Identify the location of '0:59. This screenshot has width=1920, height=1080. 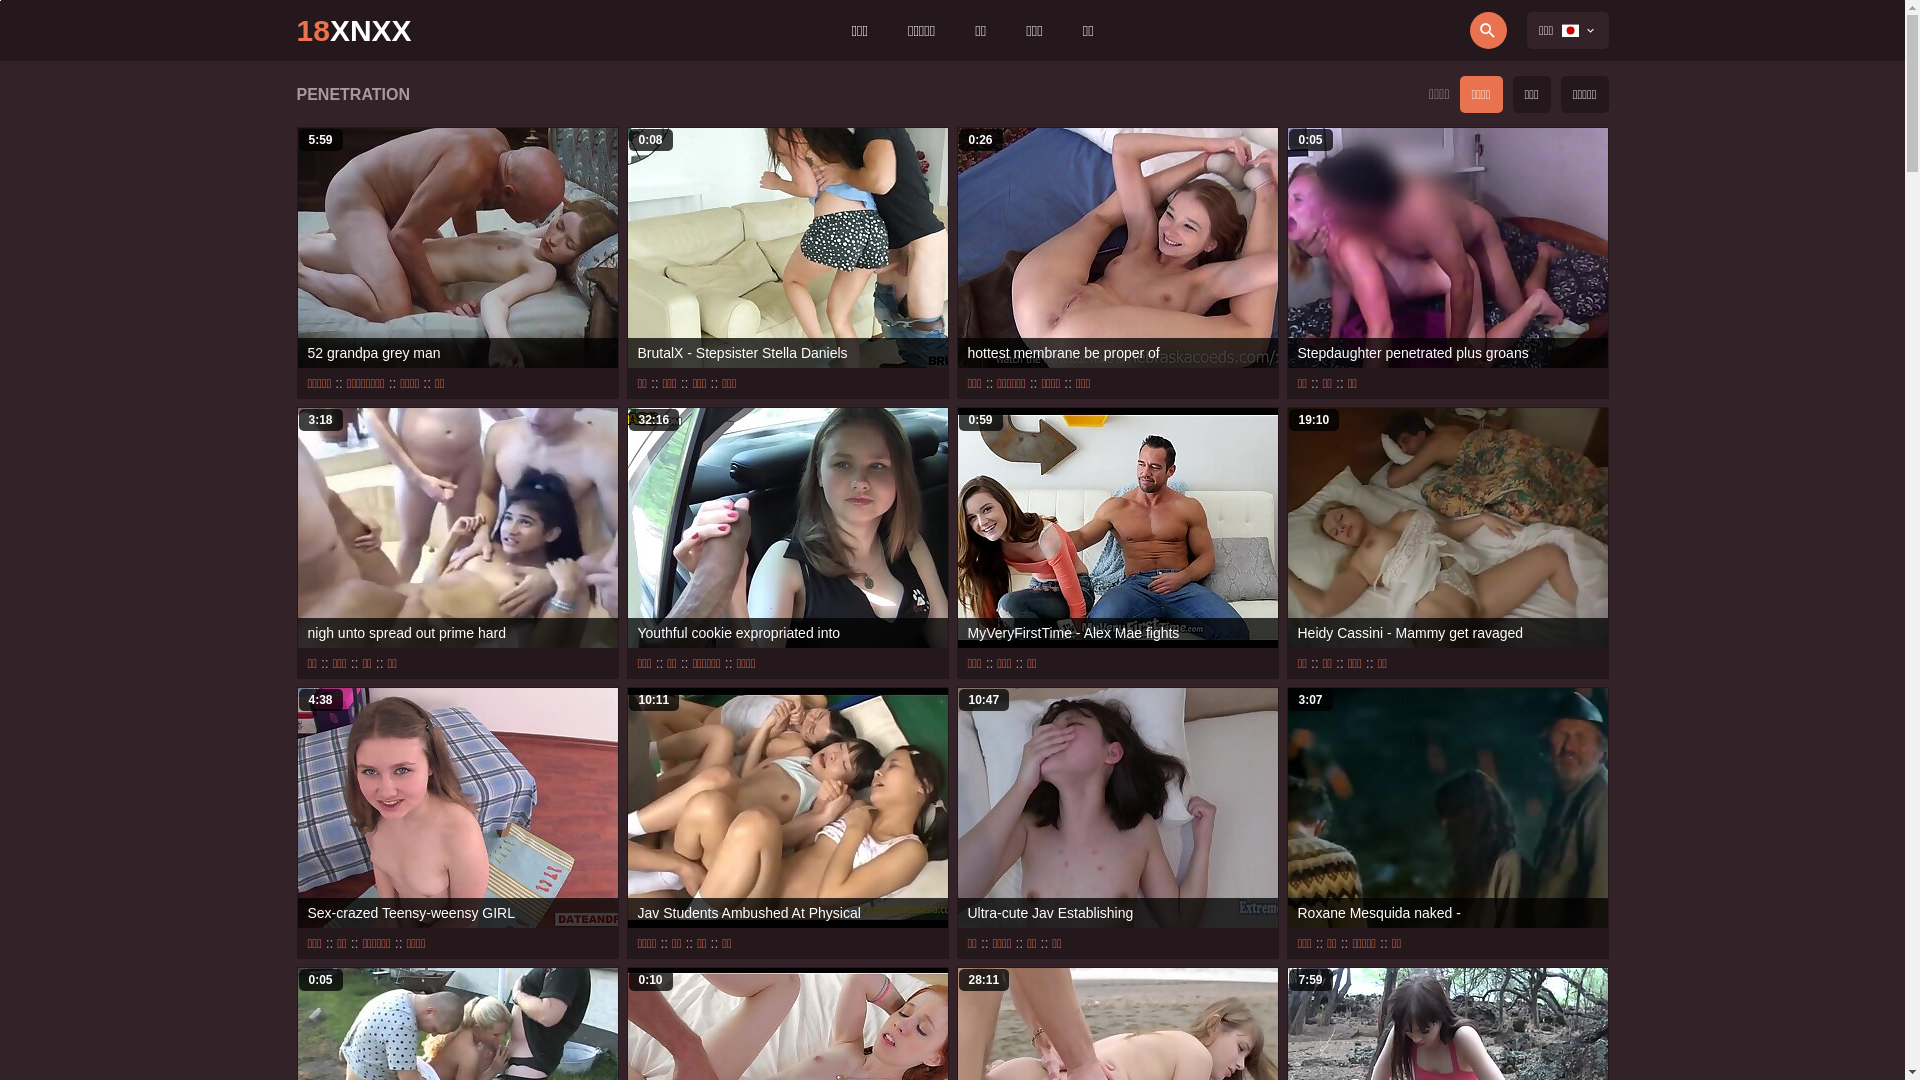
(1117, 527).